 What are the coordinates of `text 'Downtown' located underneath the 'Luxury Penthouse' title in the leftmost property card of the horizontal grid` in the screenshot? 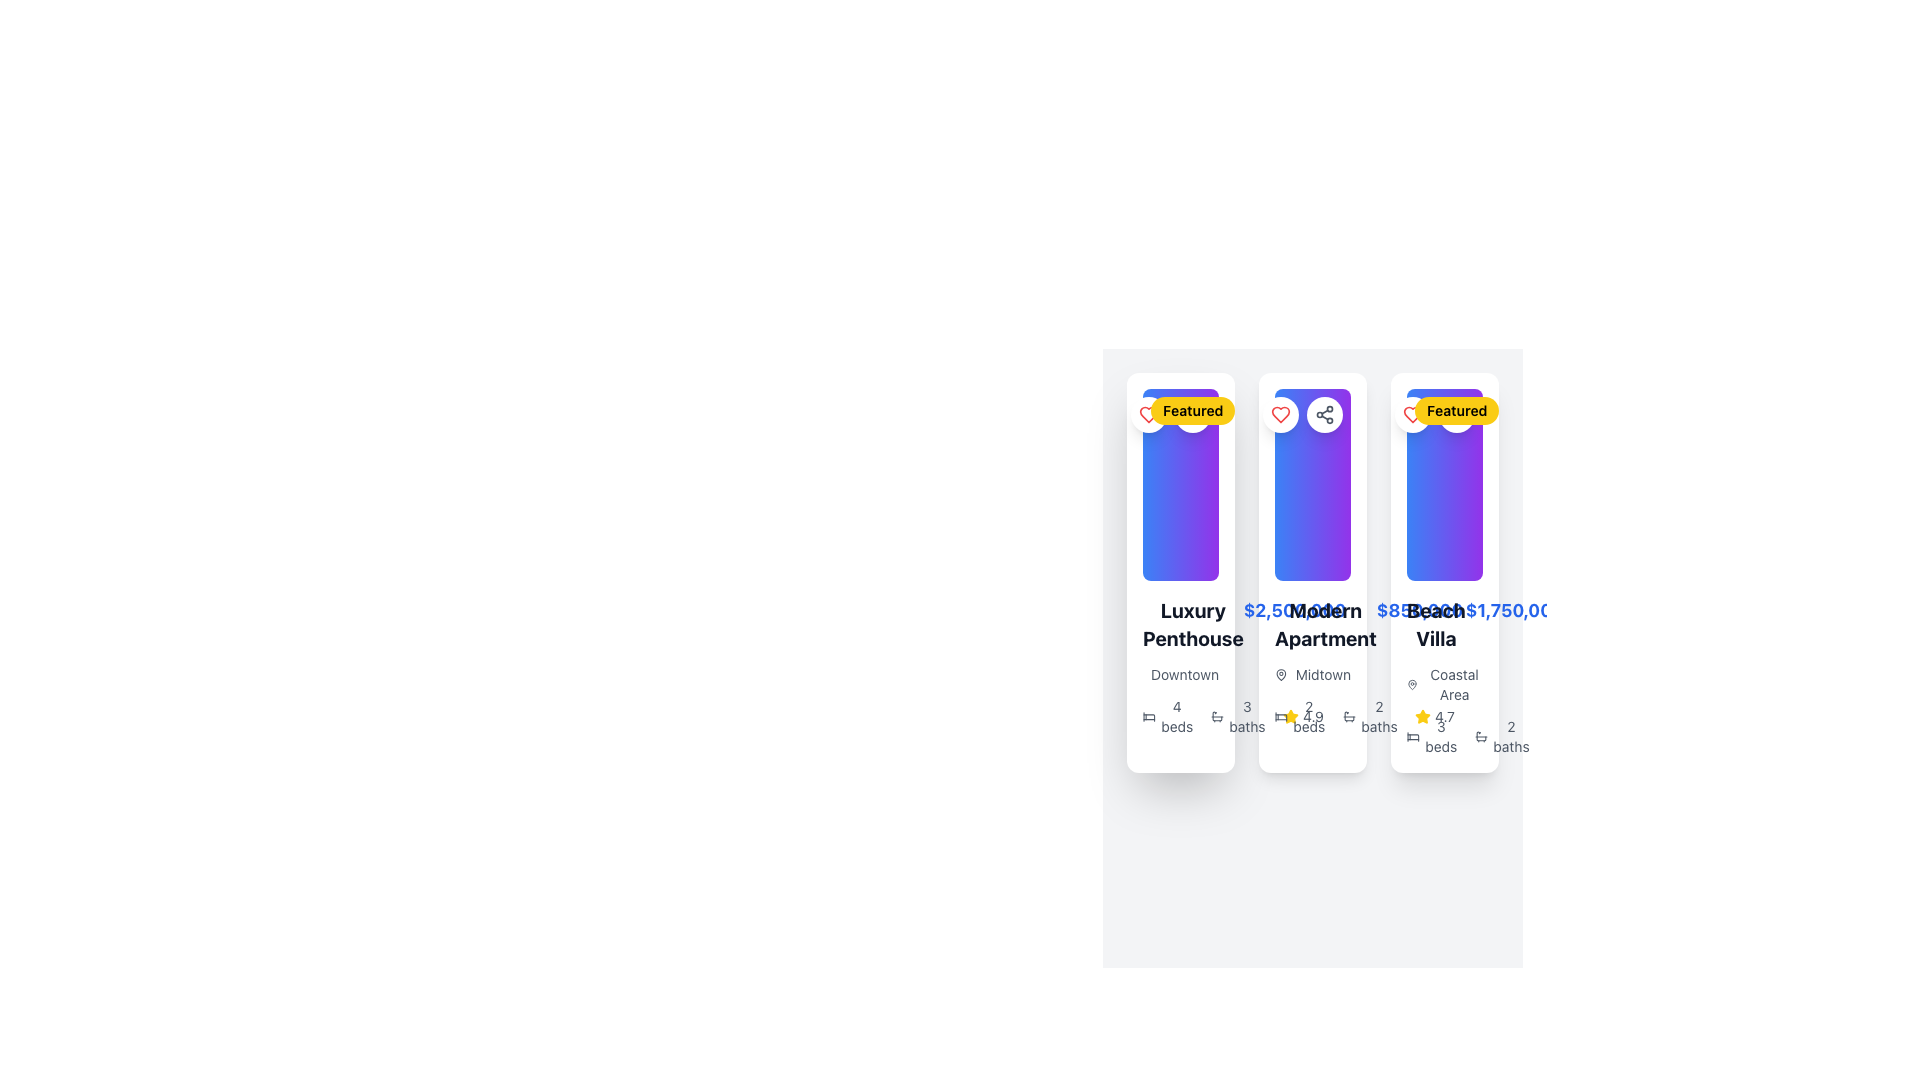 It's located at (1185, 675).